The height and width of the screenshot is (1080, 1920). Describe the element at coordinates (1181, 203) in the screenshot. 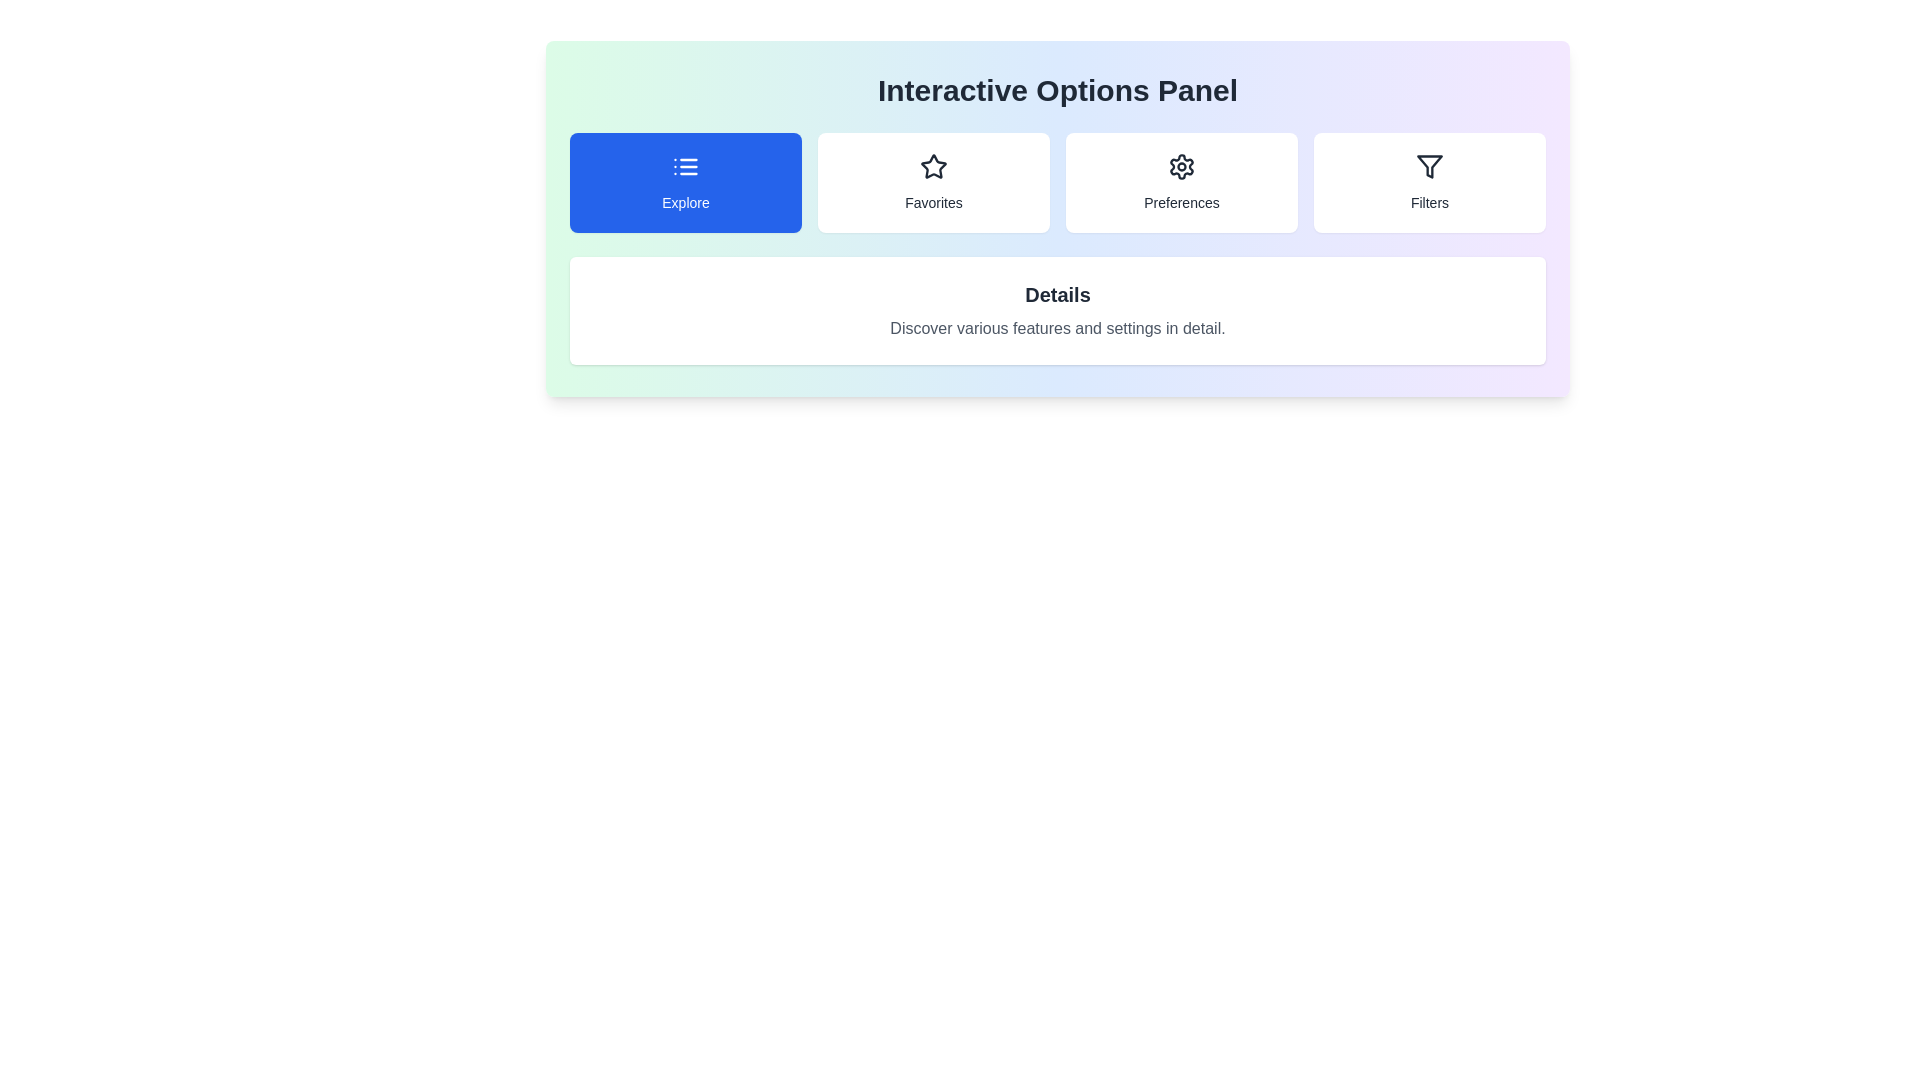

I see `the 'Preferences' label located below the gear icon in the third option box of the horizontal menu` at that location.